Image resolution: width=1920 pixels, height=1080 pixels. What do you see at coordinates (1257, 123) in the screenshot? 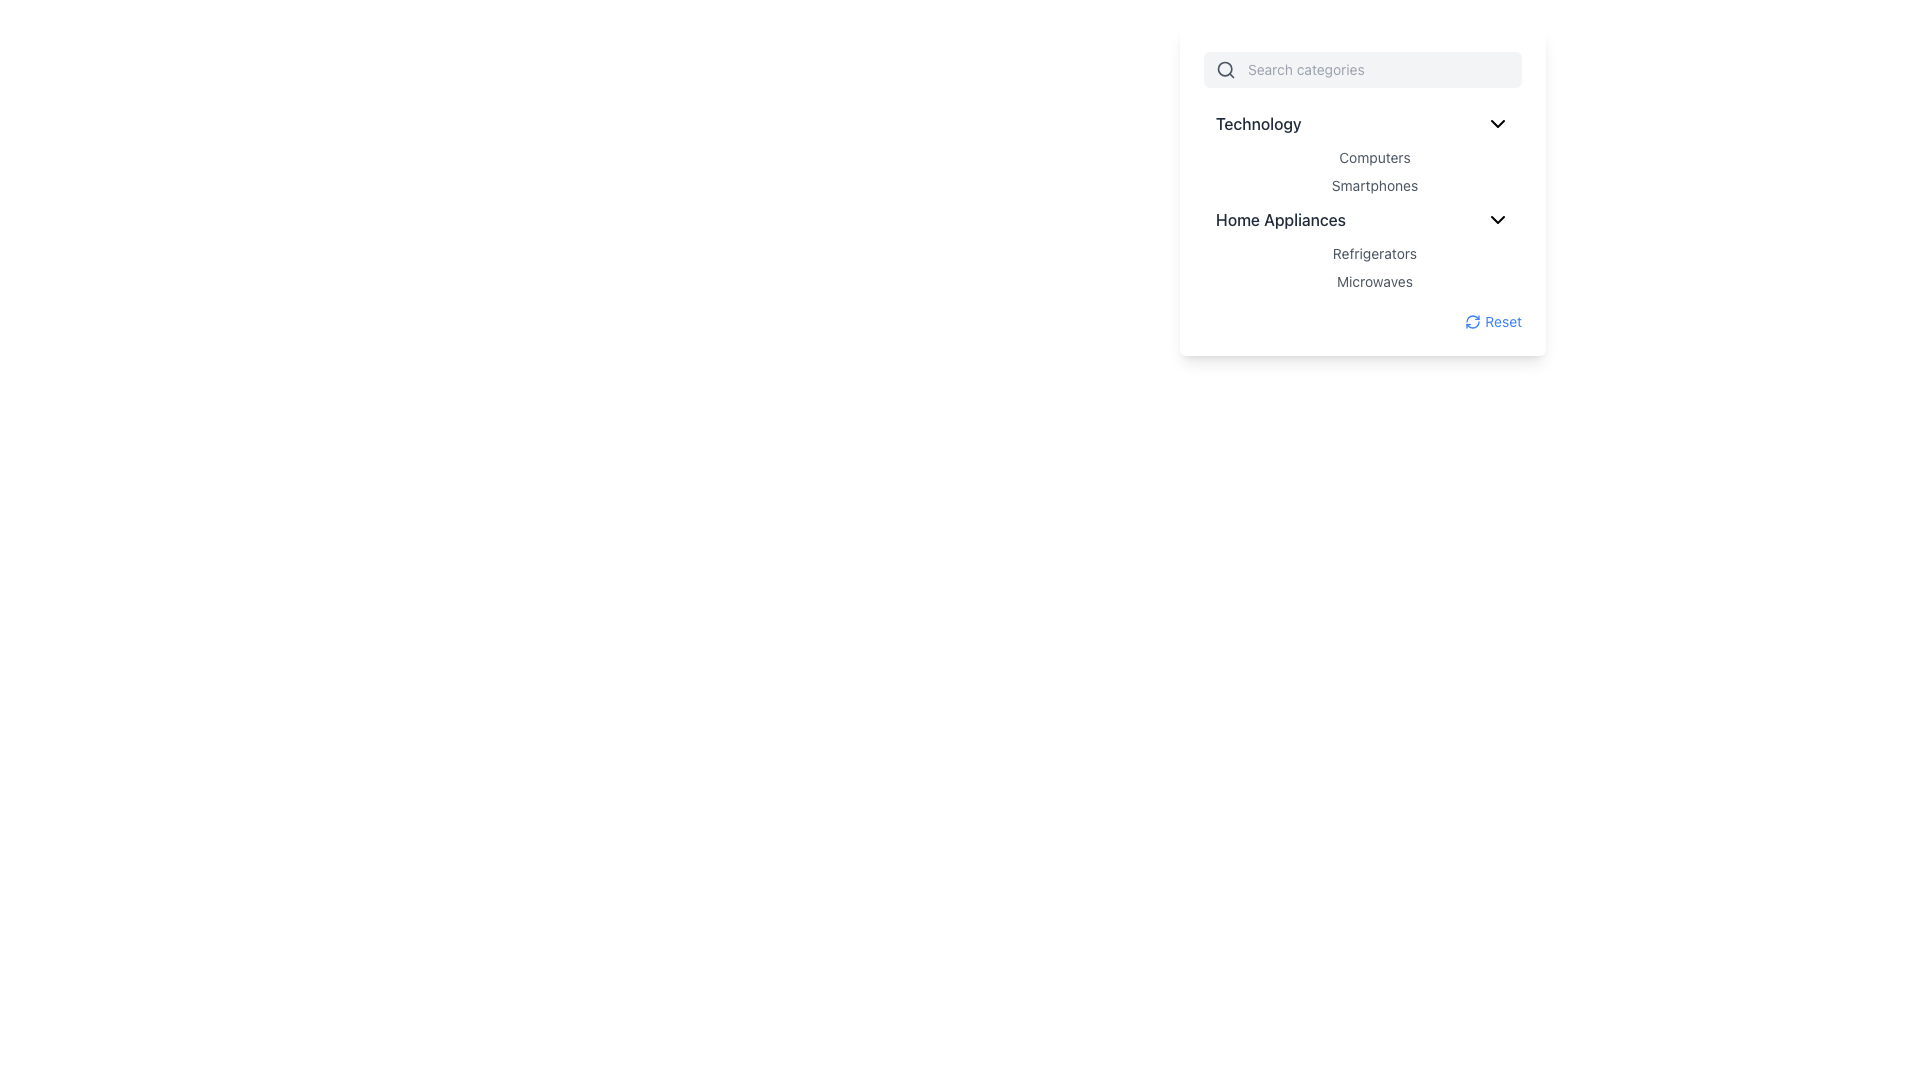
I see `the text label that displays the word 'Technology', which is styled in a medium font weight and dark gray color, located at the left side of a menu header under a search bar` at bounding box center [1257, 123].